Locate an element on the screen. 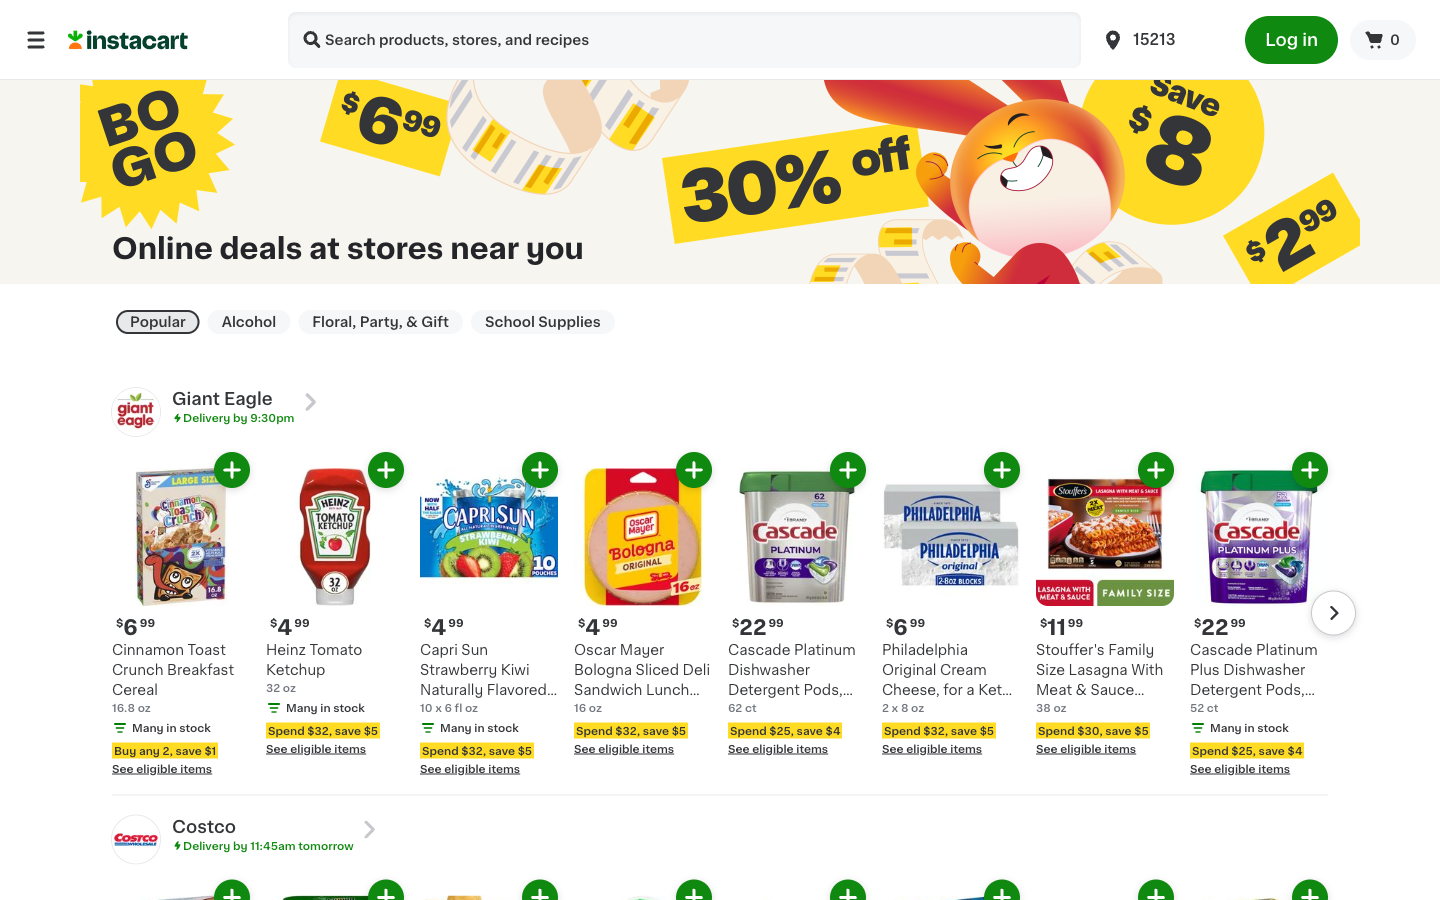  the Floral, Party & Gift collections page is located at coordinates (379, 321).